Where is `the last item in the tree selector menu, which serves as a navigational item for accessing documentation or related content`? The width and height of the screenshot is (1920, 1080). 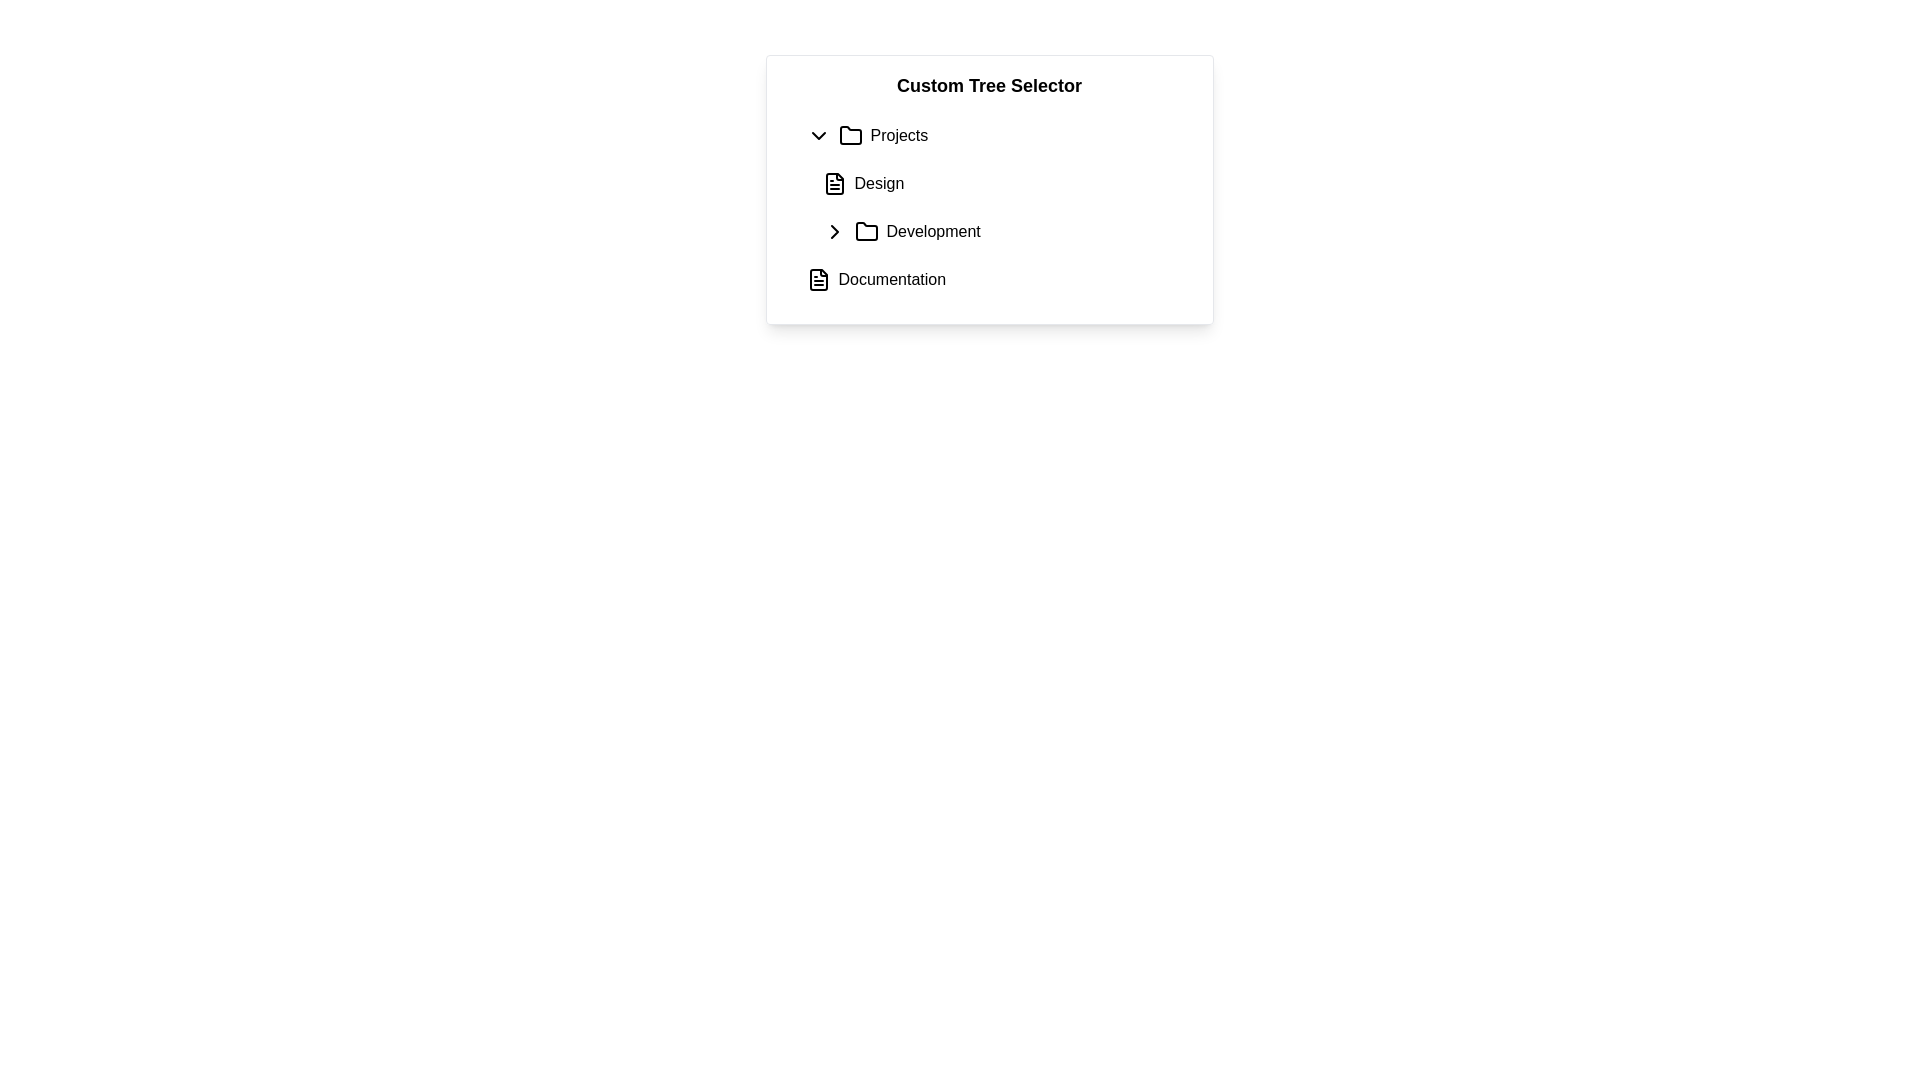
the last item in the tree selector menu, which serves as a navigational item for accessing documentation or related content is located at coordinates (891, 280).